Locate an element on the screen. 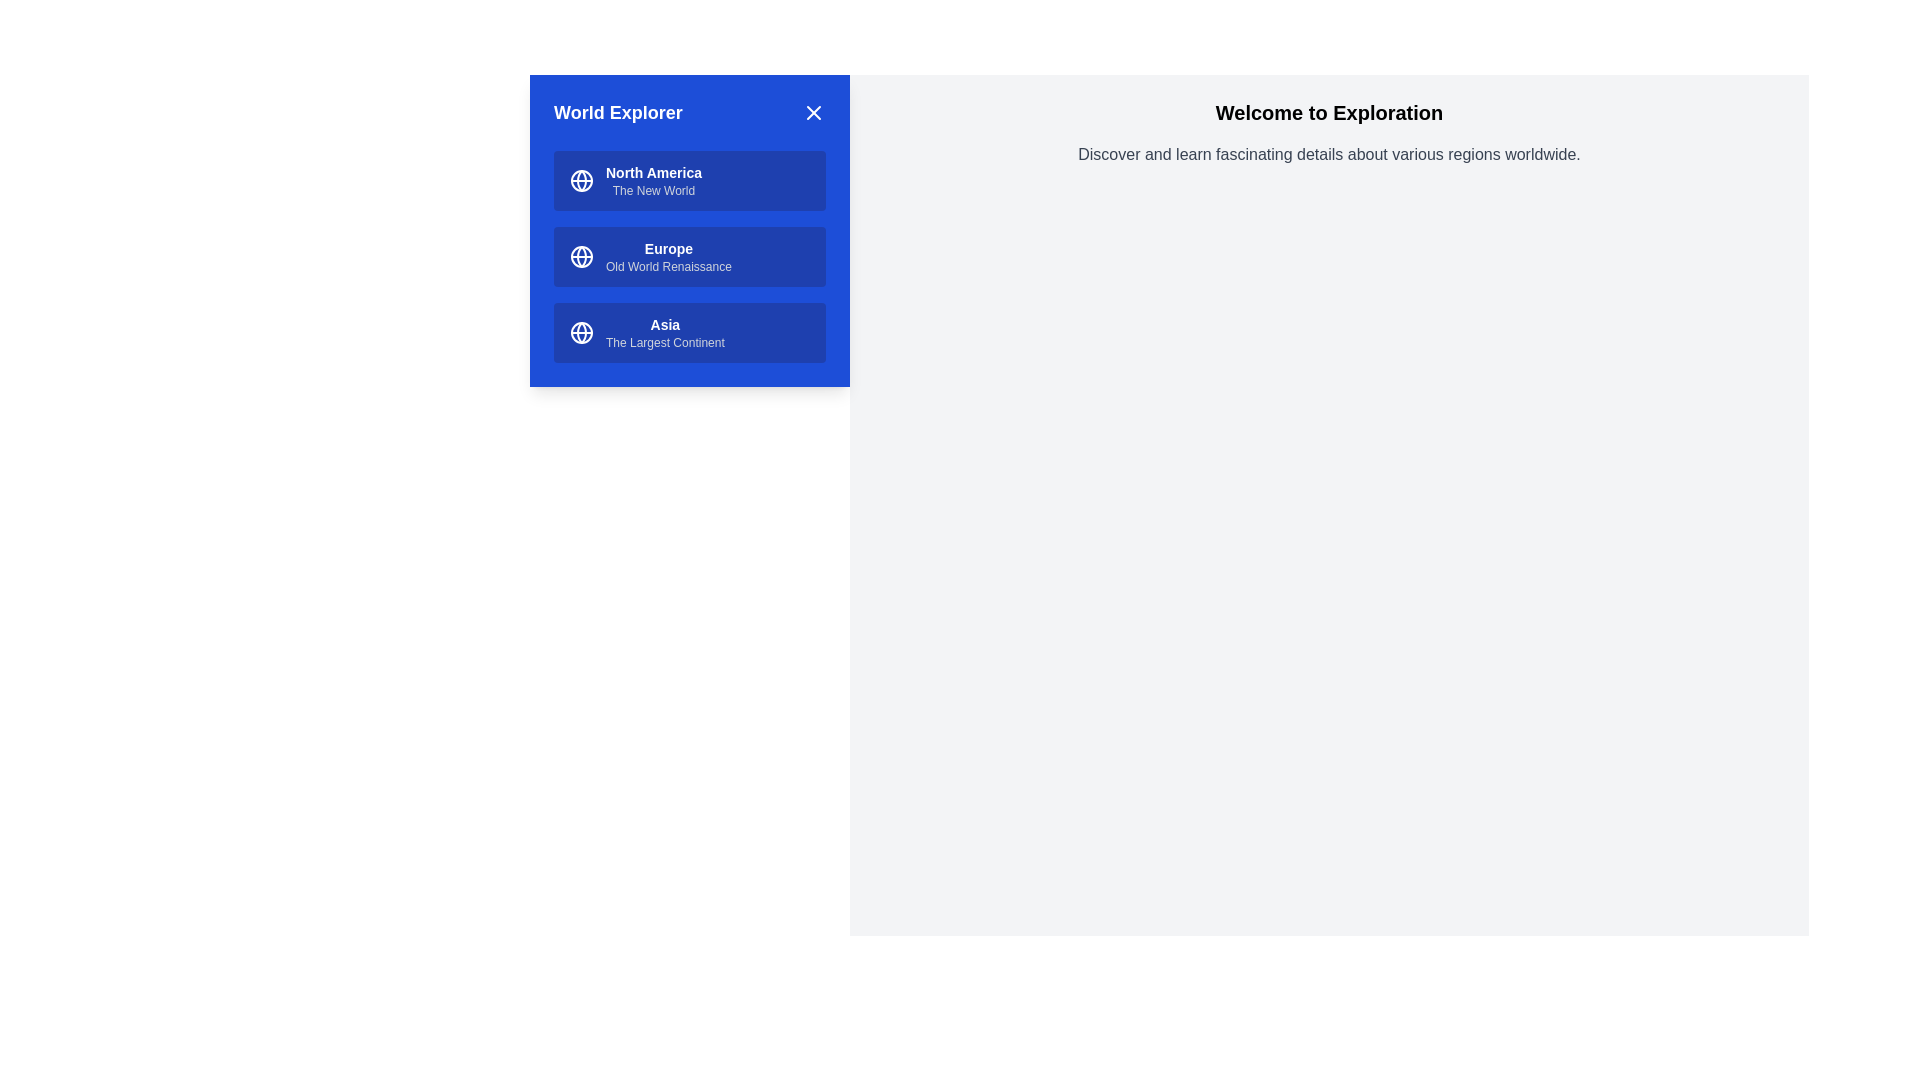  toggle button at the top-right corner of the sidebar to hide it is located at coordinates (814, 112).